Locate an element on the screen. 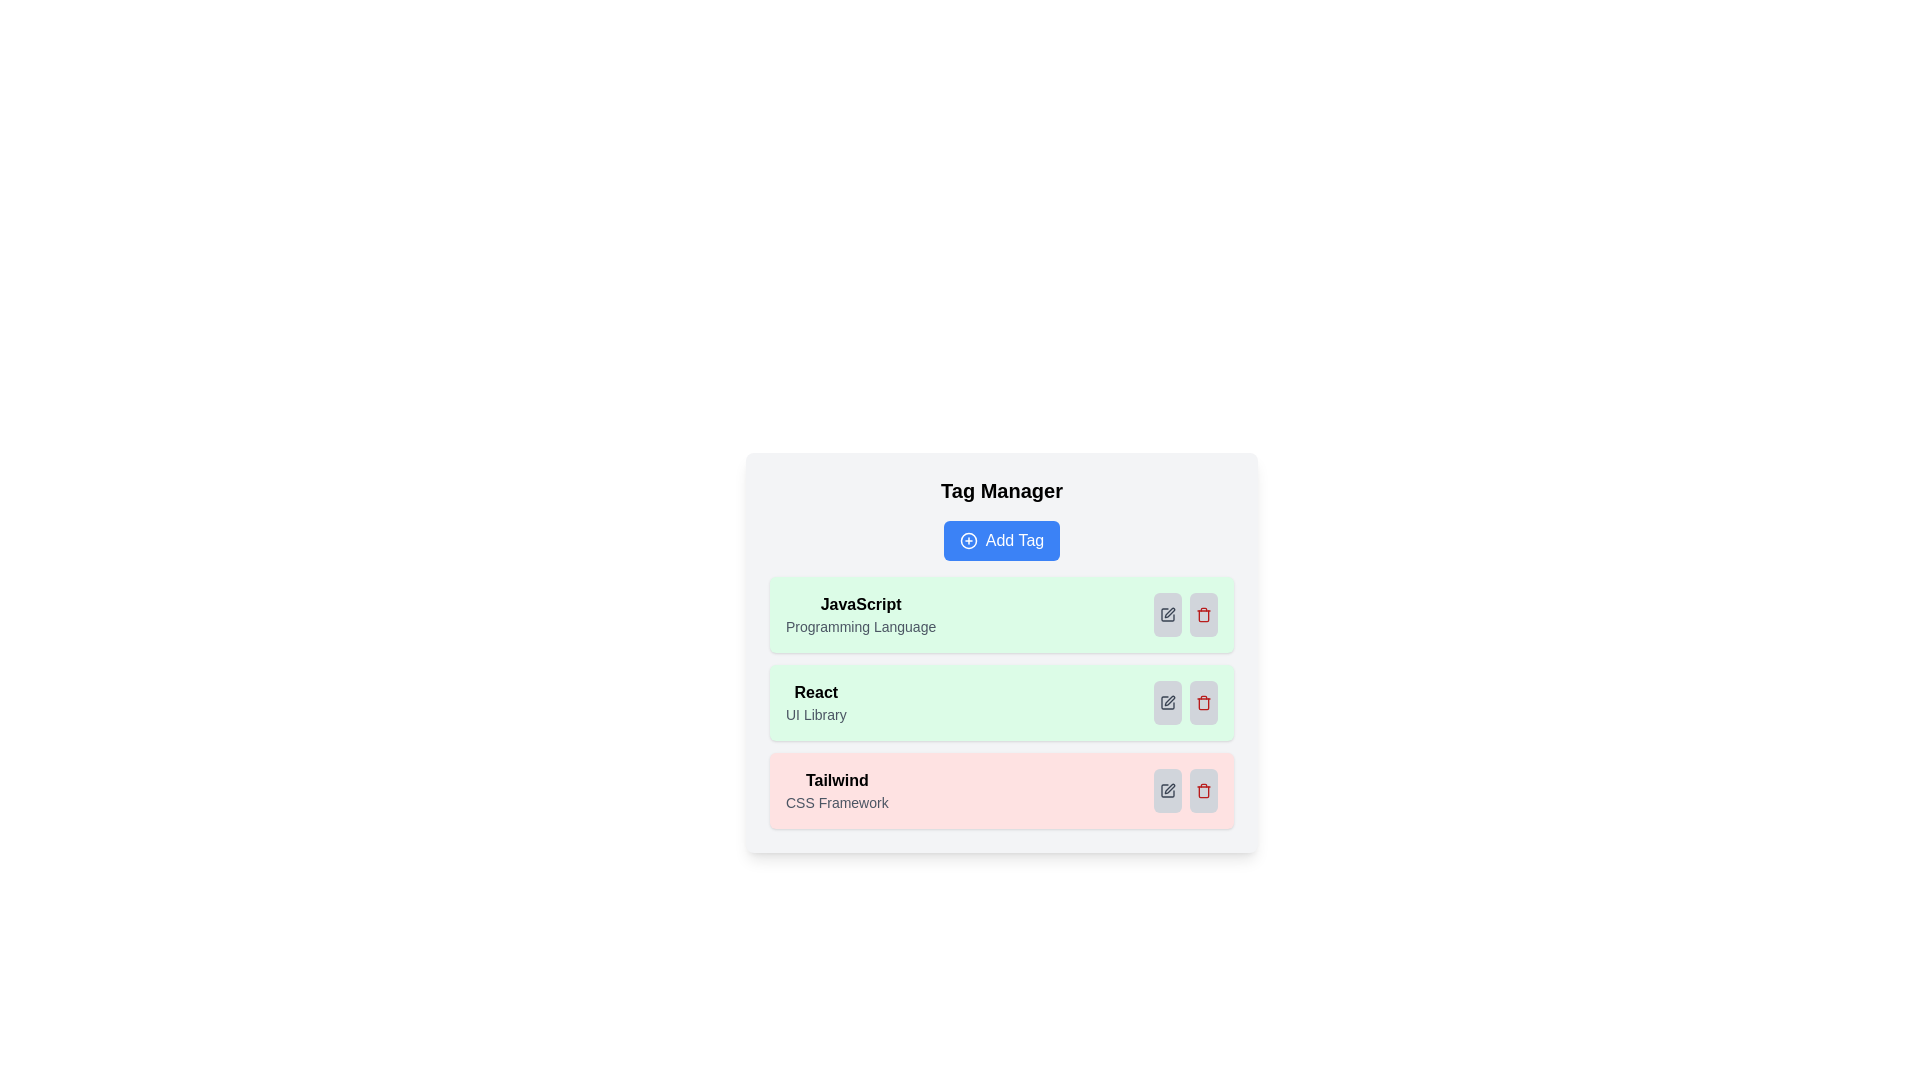 This screenshot has height=1080, width=1920. the edit icon of the tag with name JavaScript to toggle its active state is located at coordinates (1167, 613).